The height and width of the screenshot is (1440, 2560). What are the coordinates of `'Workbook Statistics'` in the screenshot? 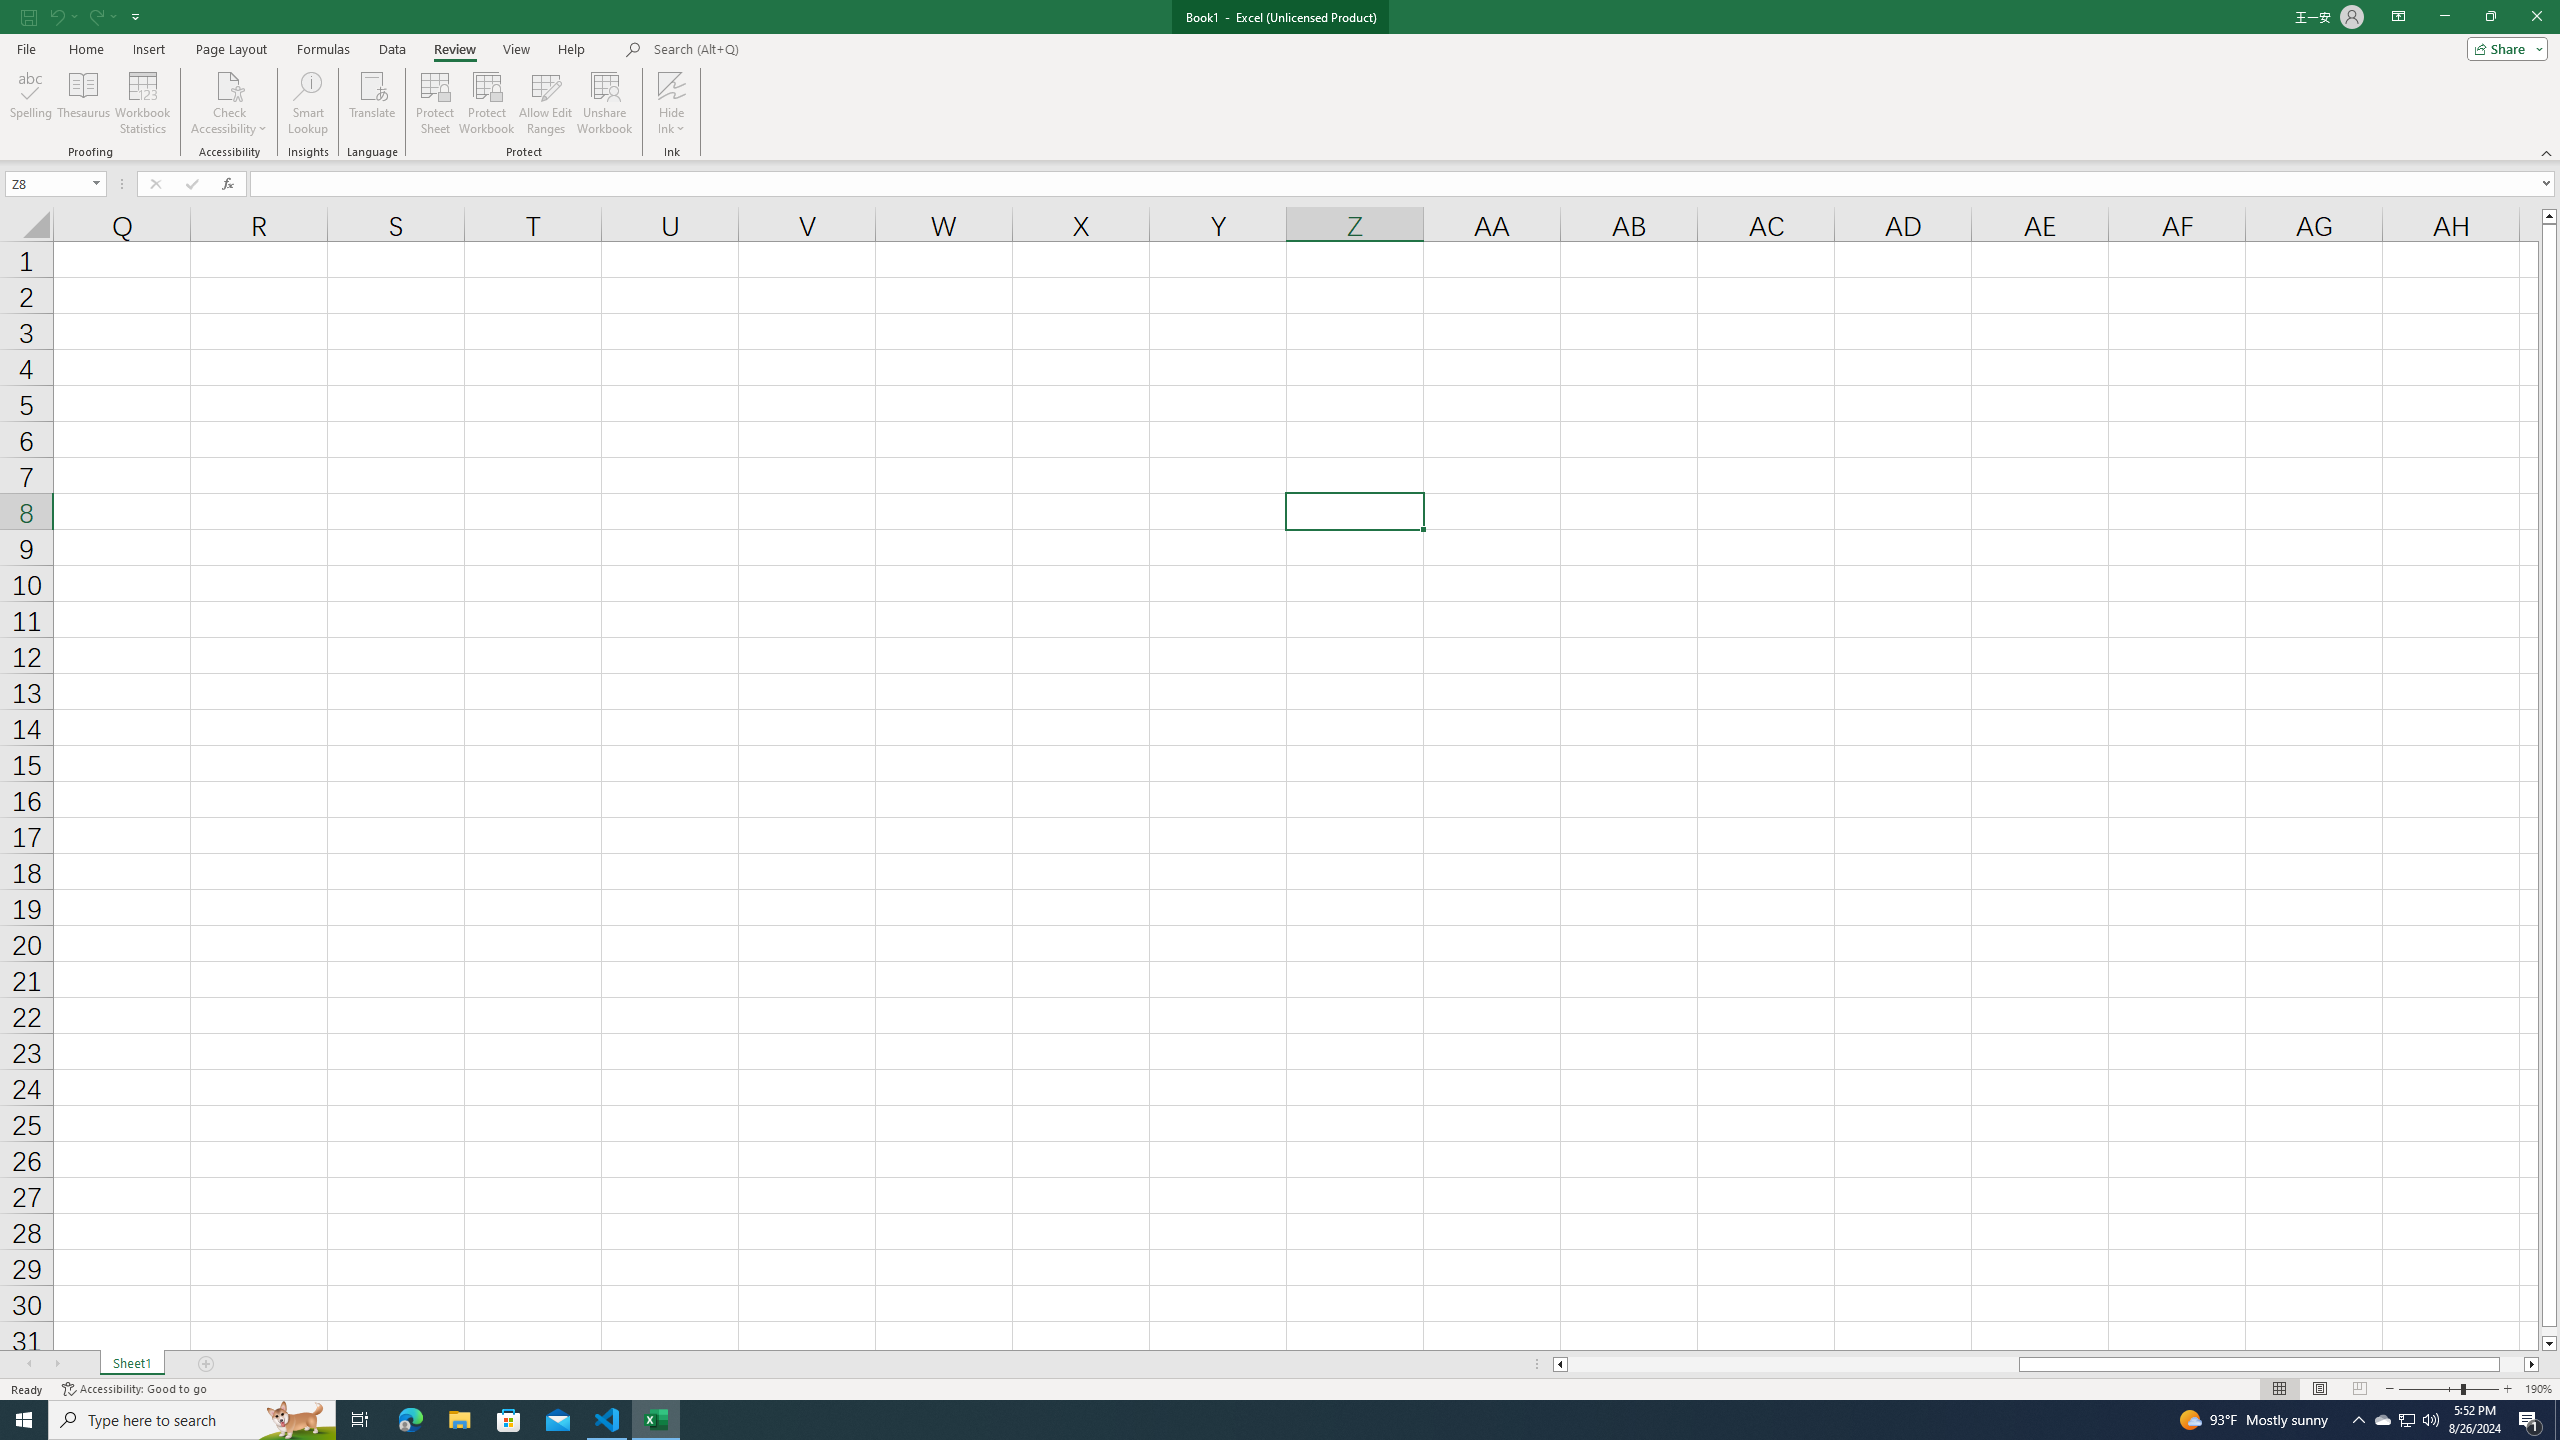 It's located at (142, 103).